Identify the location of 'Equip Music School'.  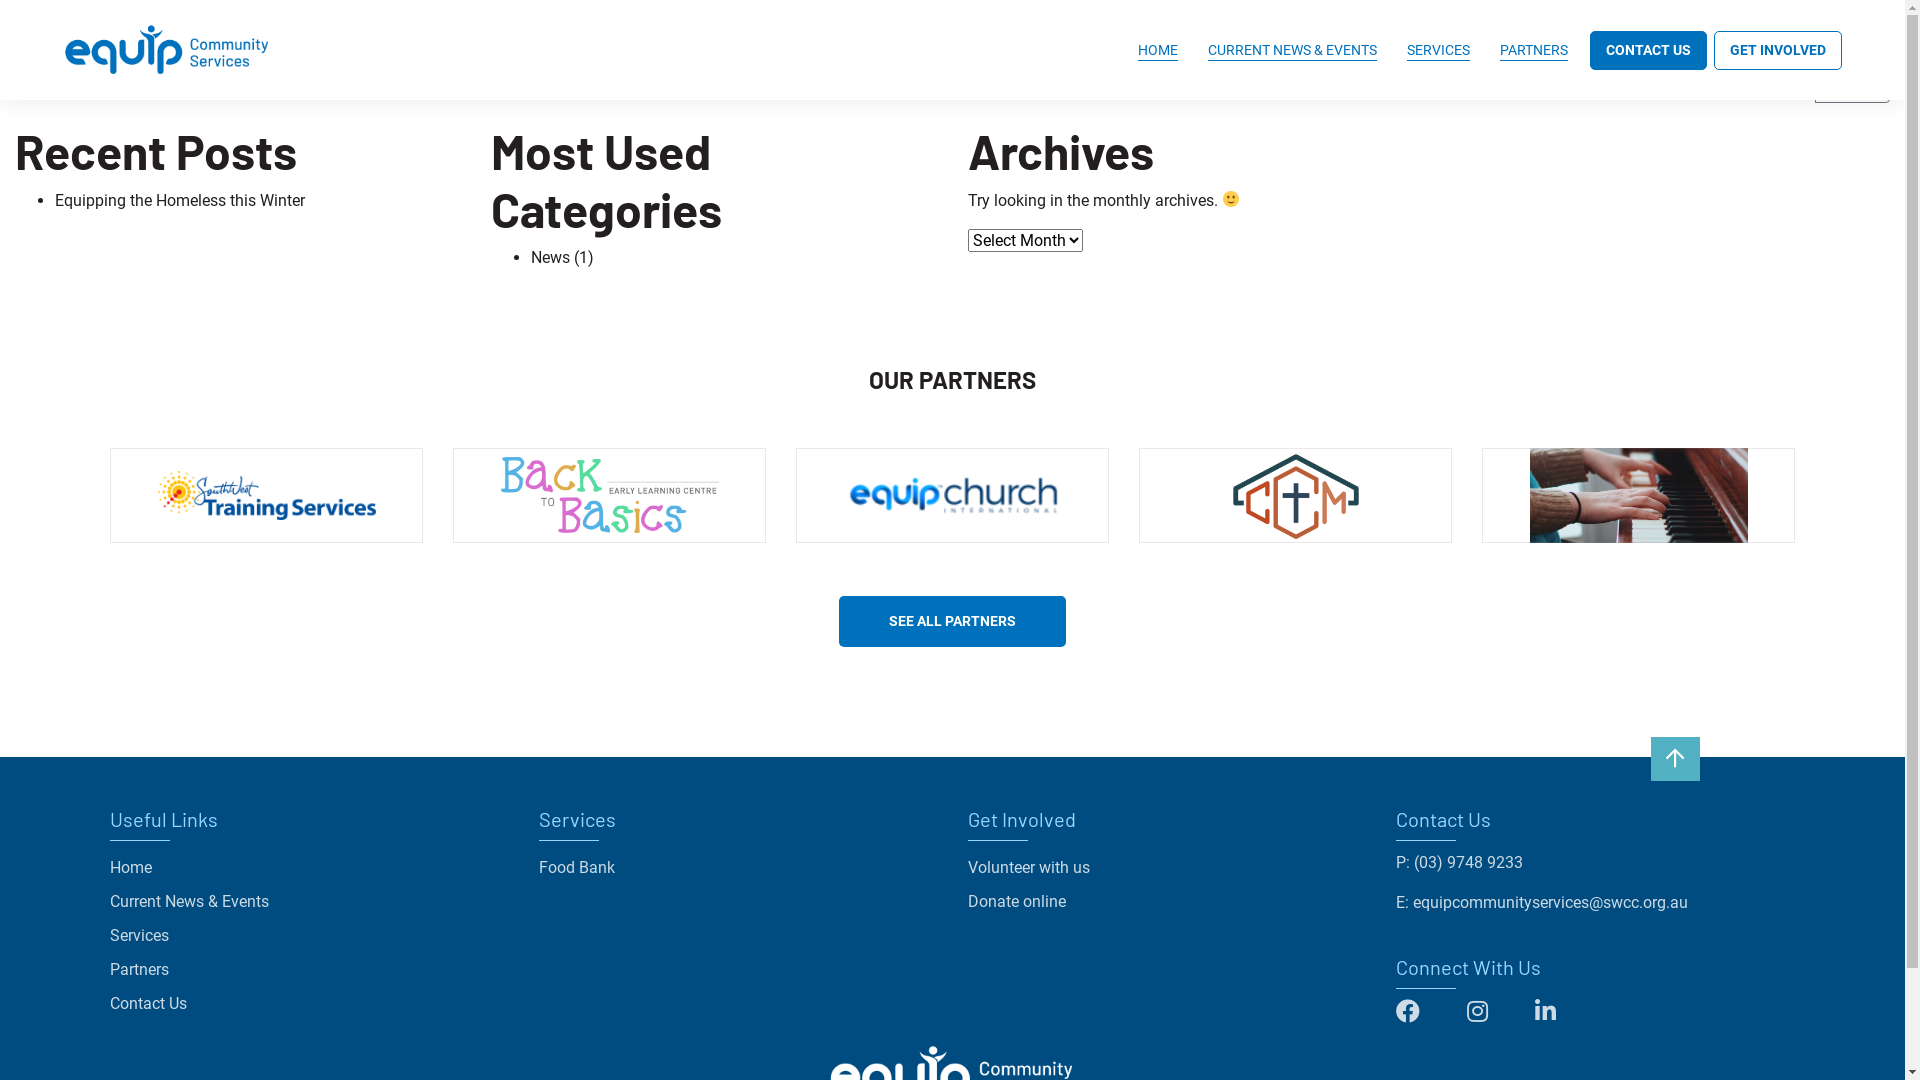
(1638, 497).